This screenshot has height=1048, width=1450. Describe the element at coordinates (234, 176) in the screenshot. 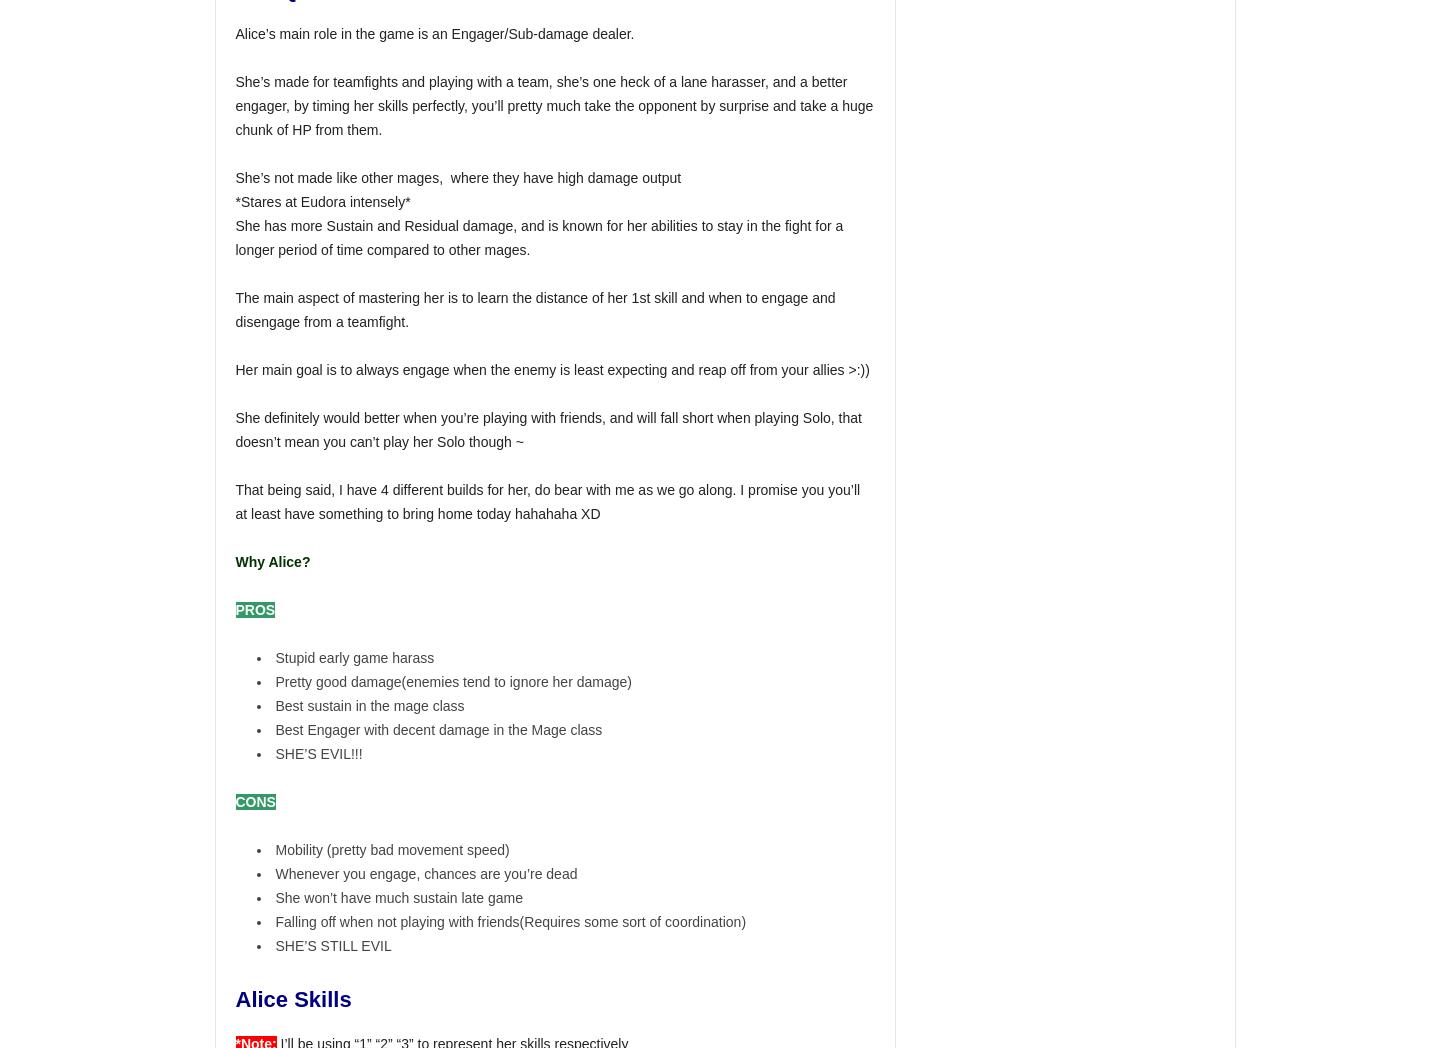

I see `'She’s not made like other mages,  where they have high damage output'` at that location.